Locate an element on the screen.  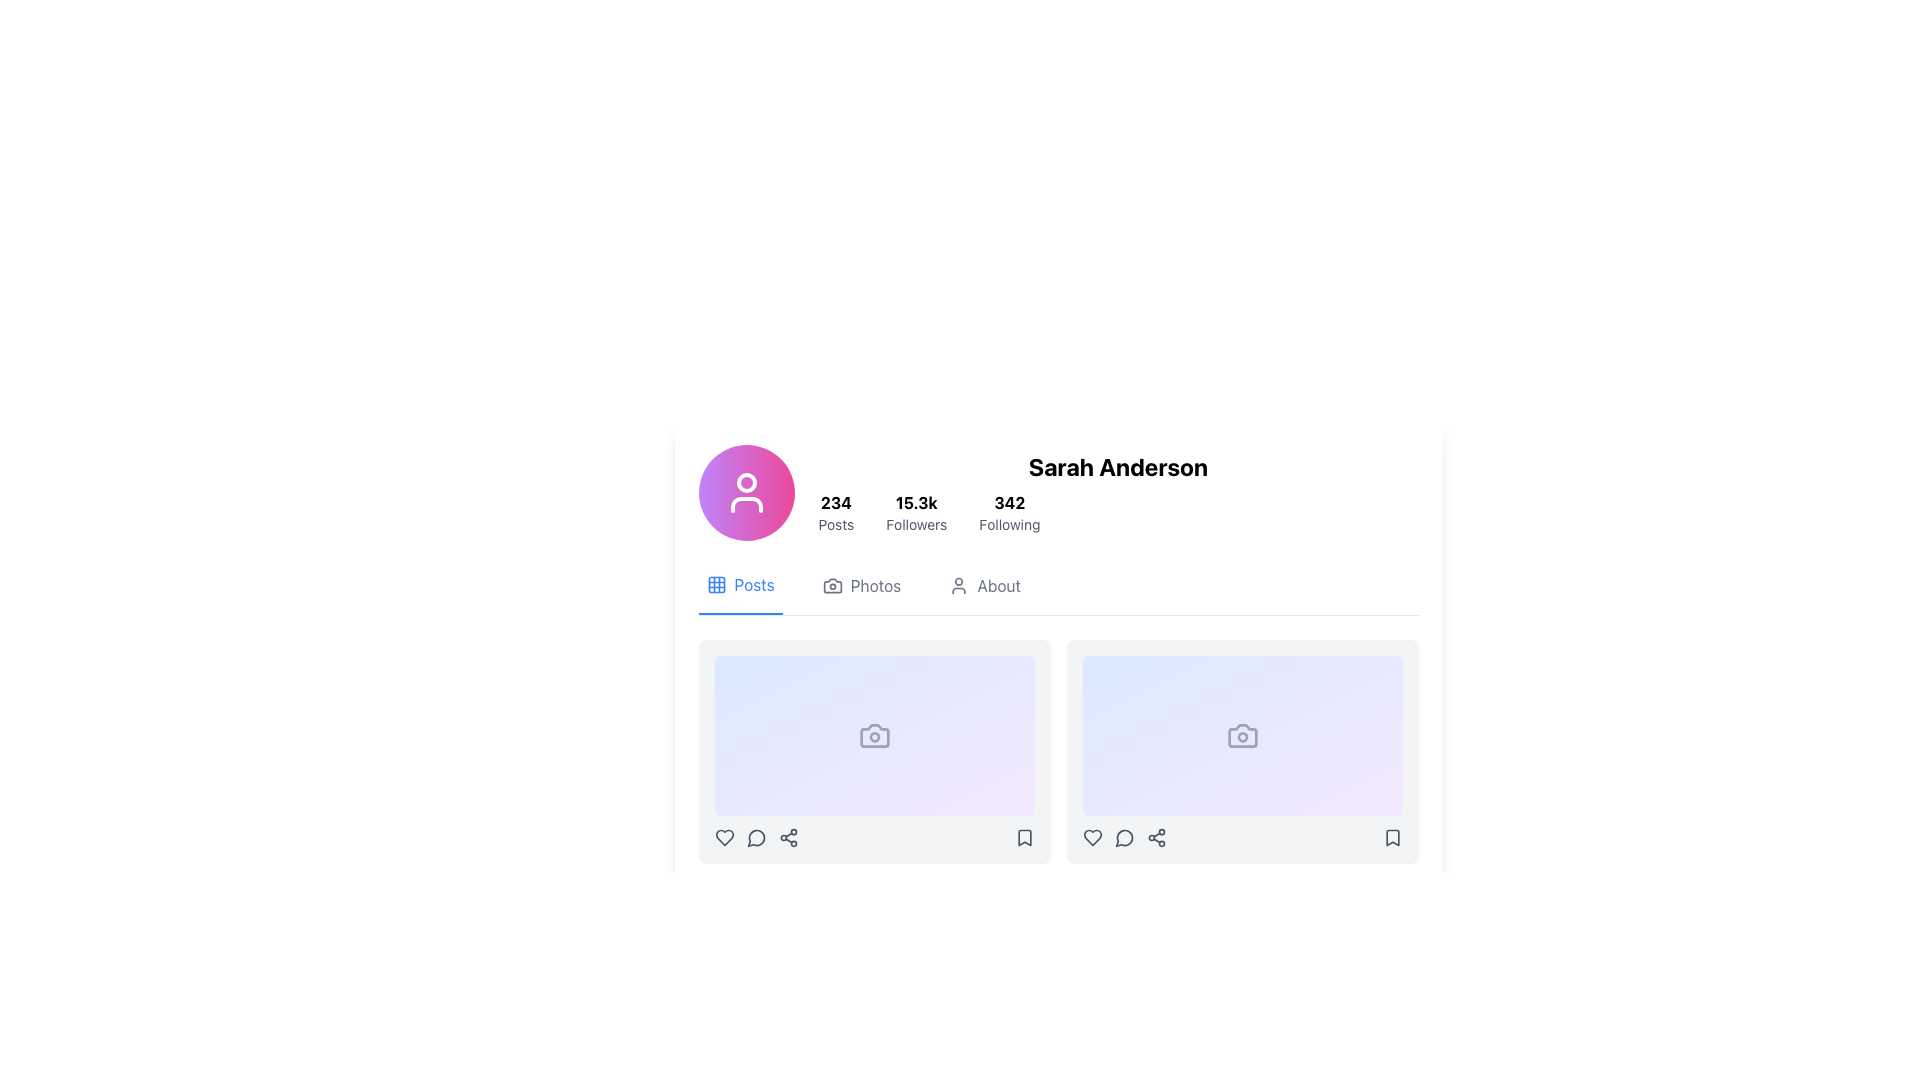
the Icon button located at the bottom center of the left post card to change its color is located at coordinates (787, 837).